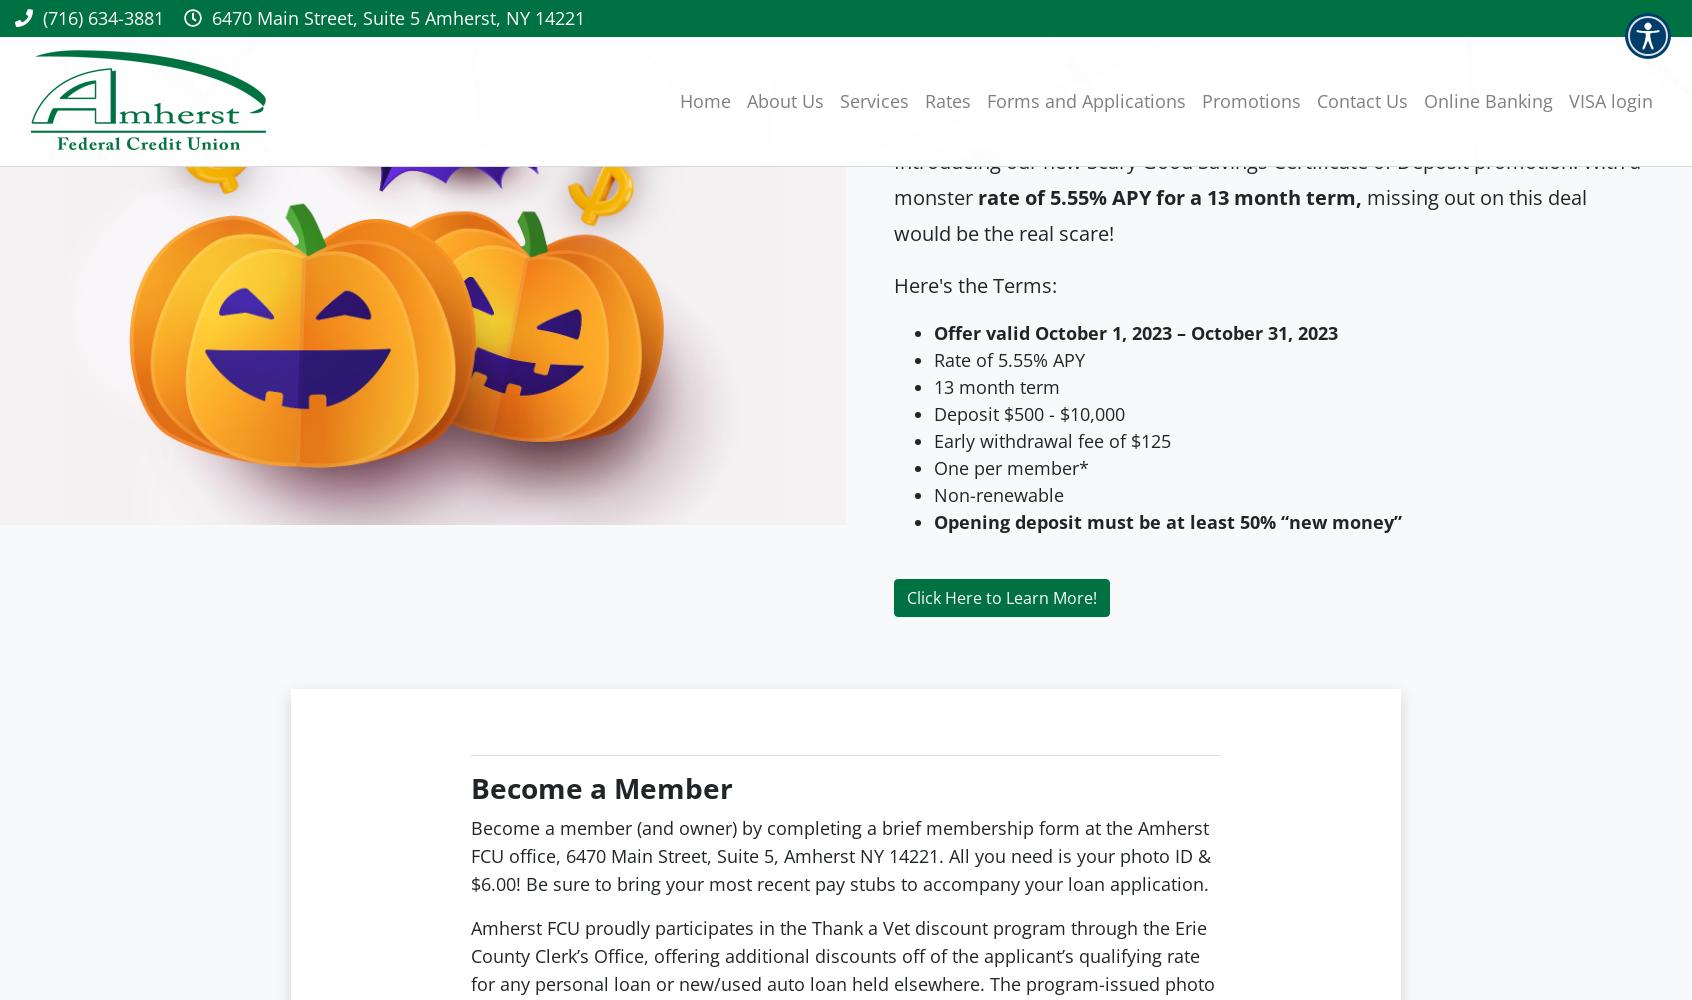  What do you see at coordinates (997, 494) in the screenshot?
I see `'Non-renewable'` at bounding box center [997, 494].